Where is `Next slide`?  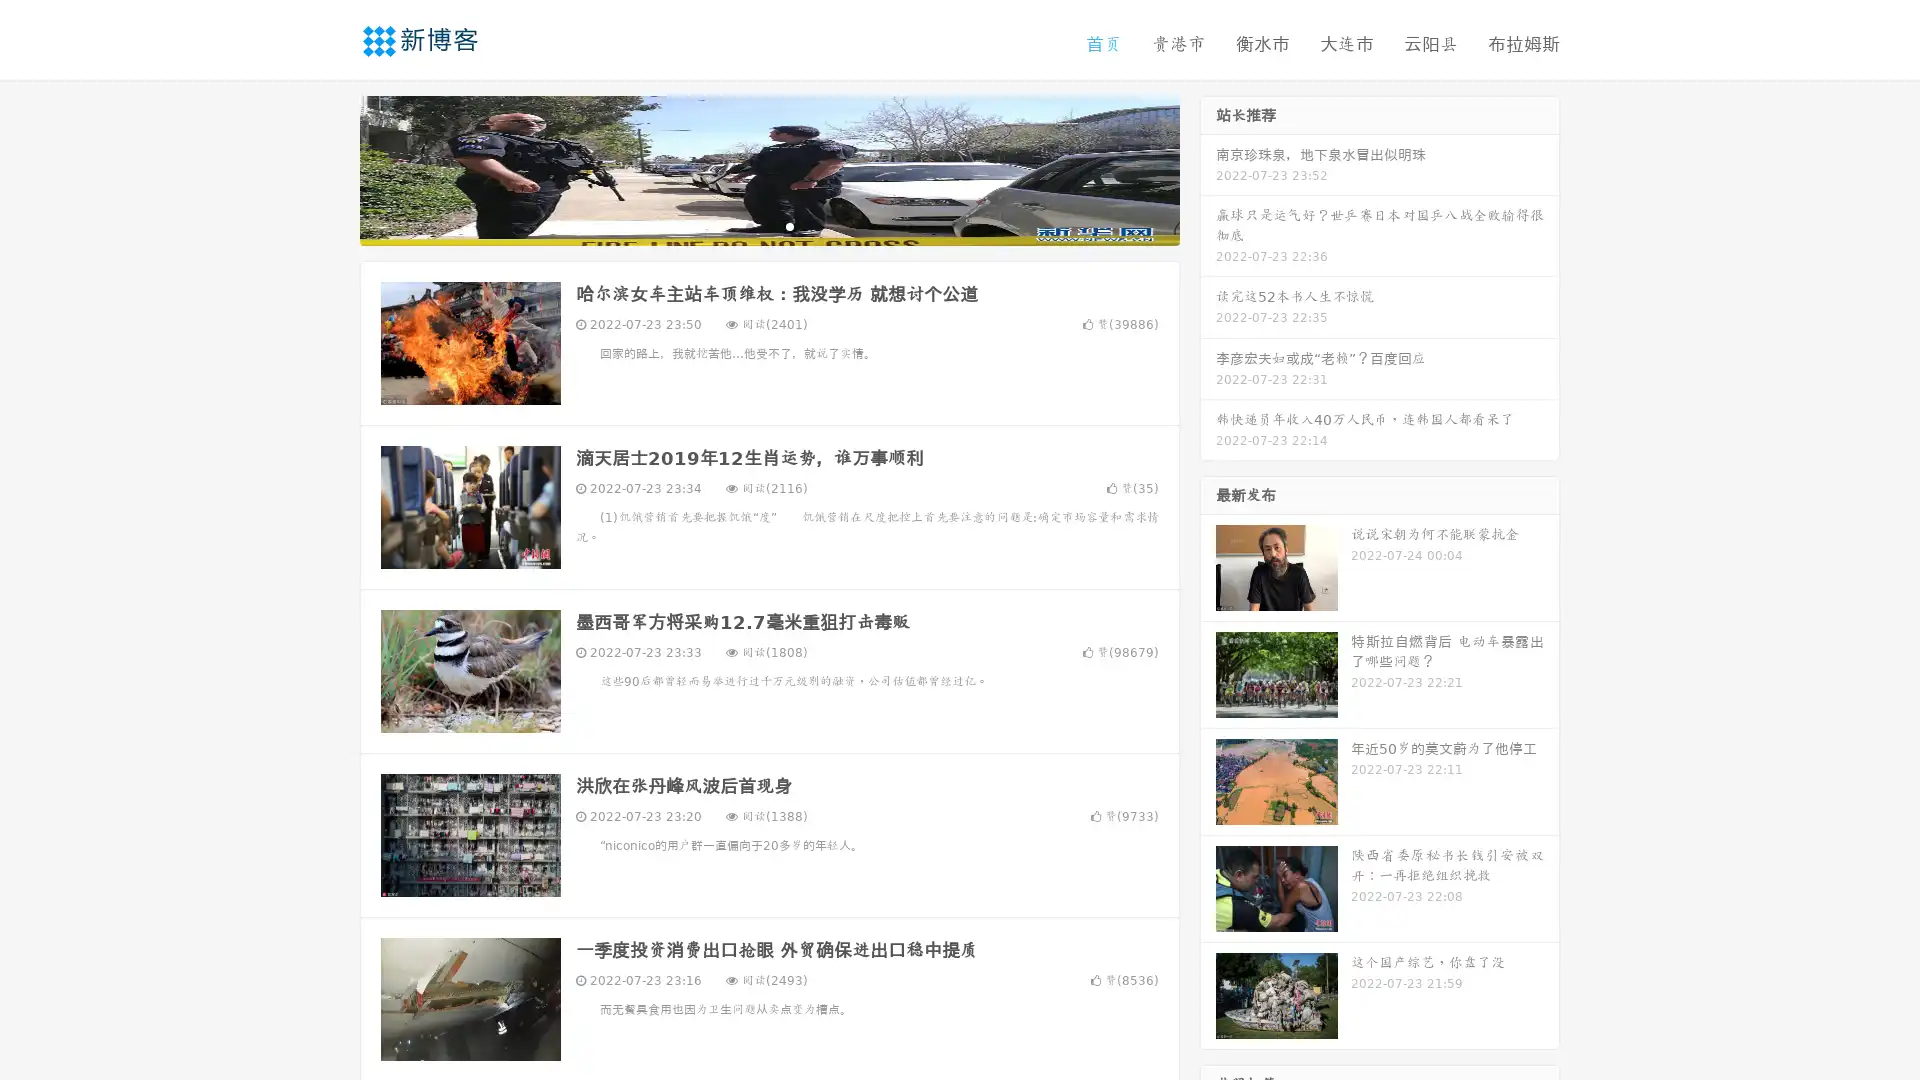 Next slide is located at coordinates (1208, 168).